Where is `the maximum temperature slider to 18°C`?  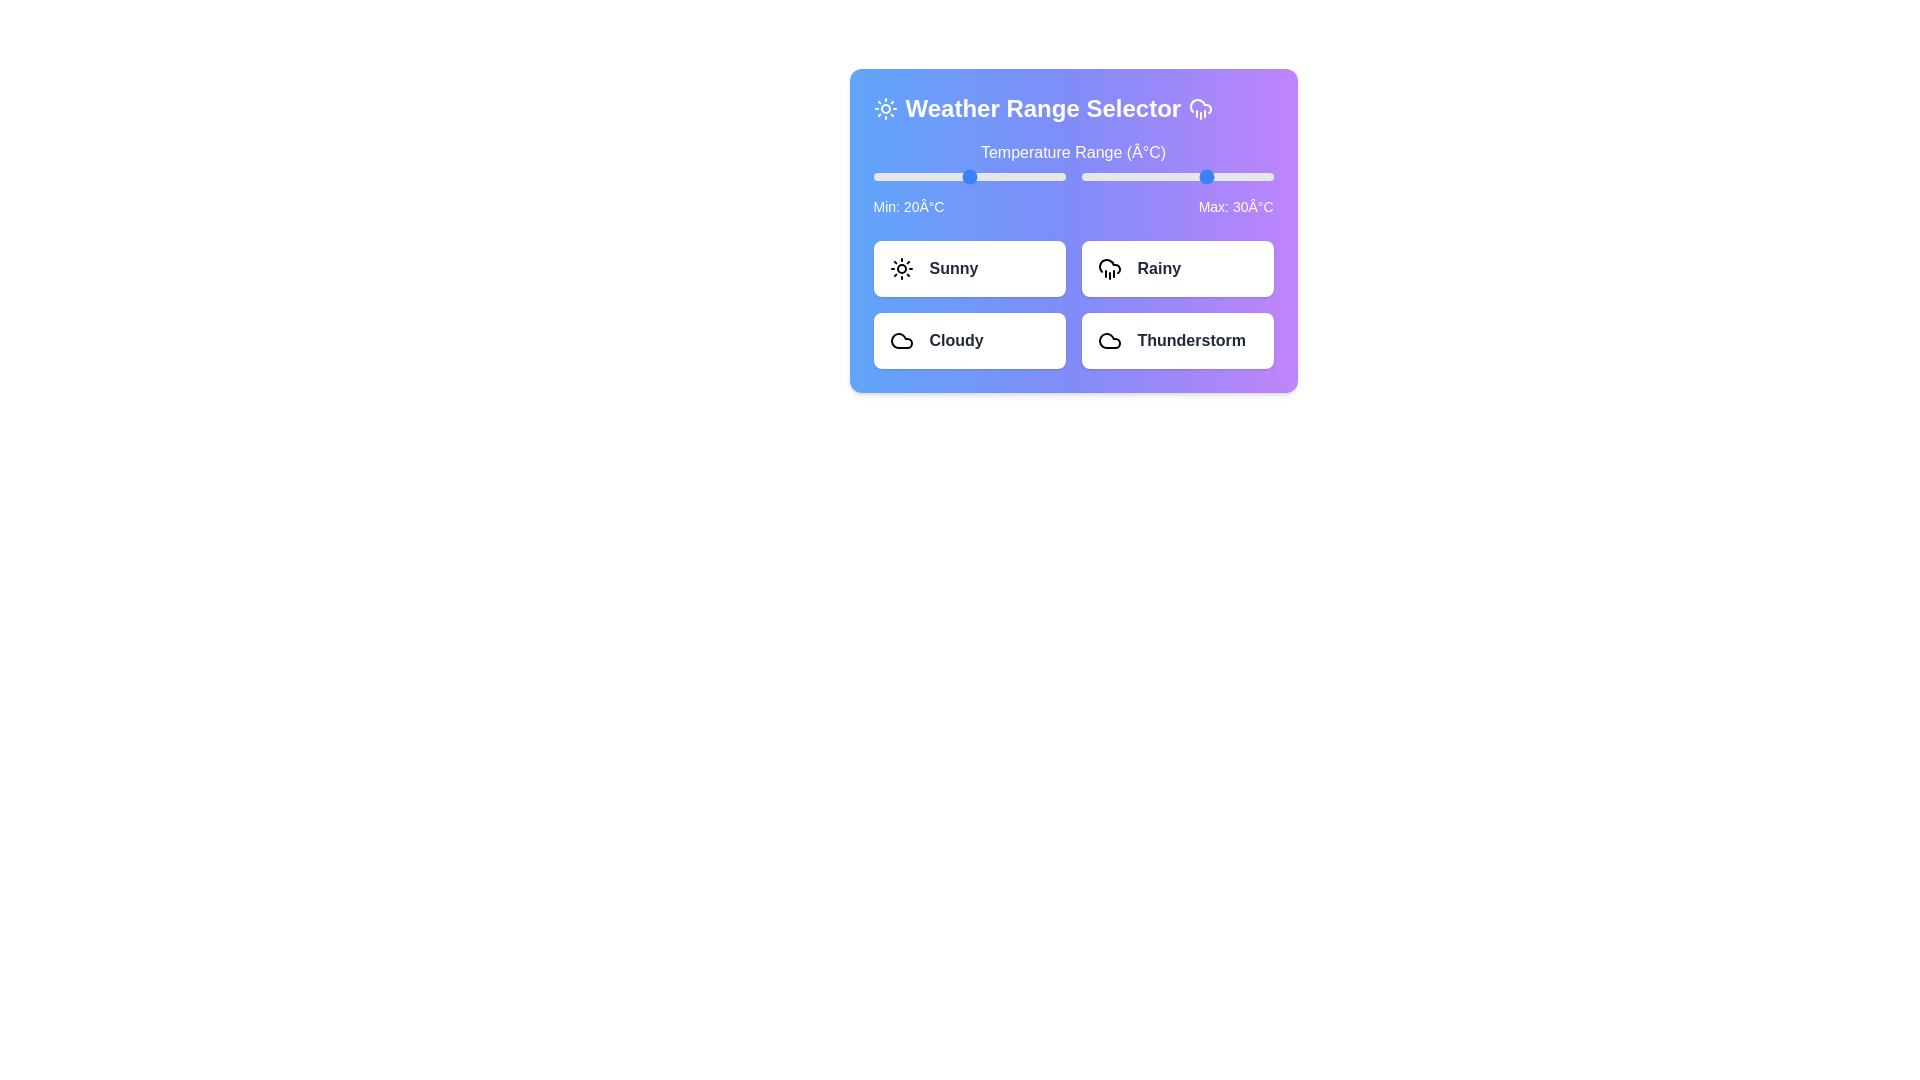
the maximum temperature slider to 18°C is located at coordinates (1171, 176).